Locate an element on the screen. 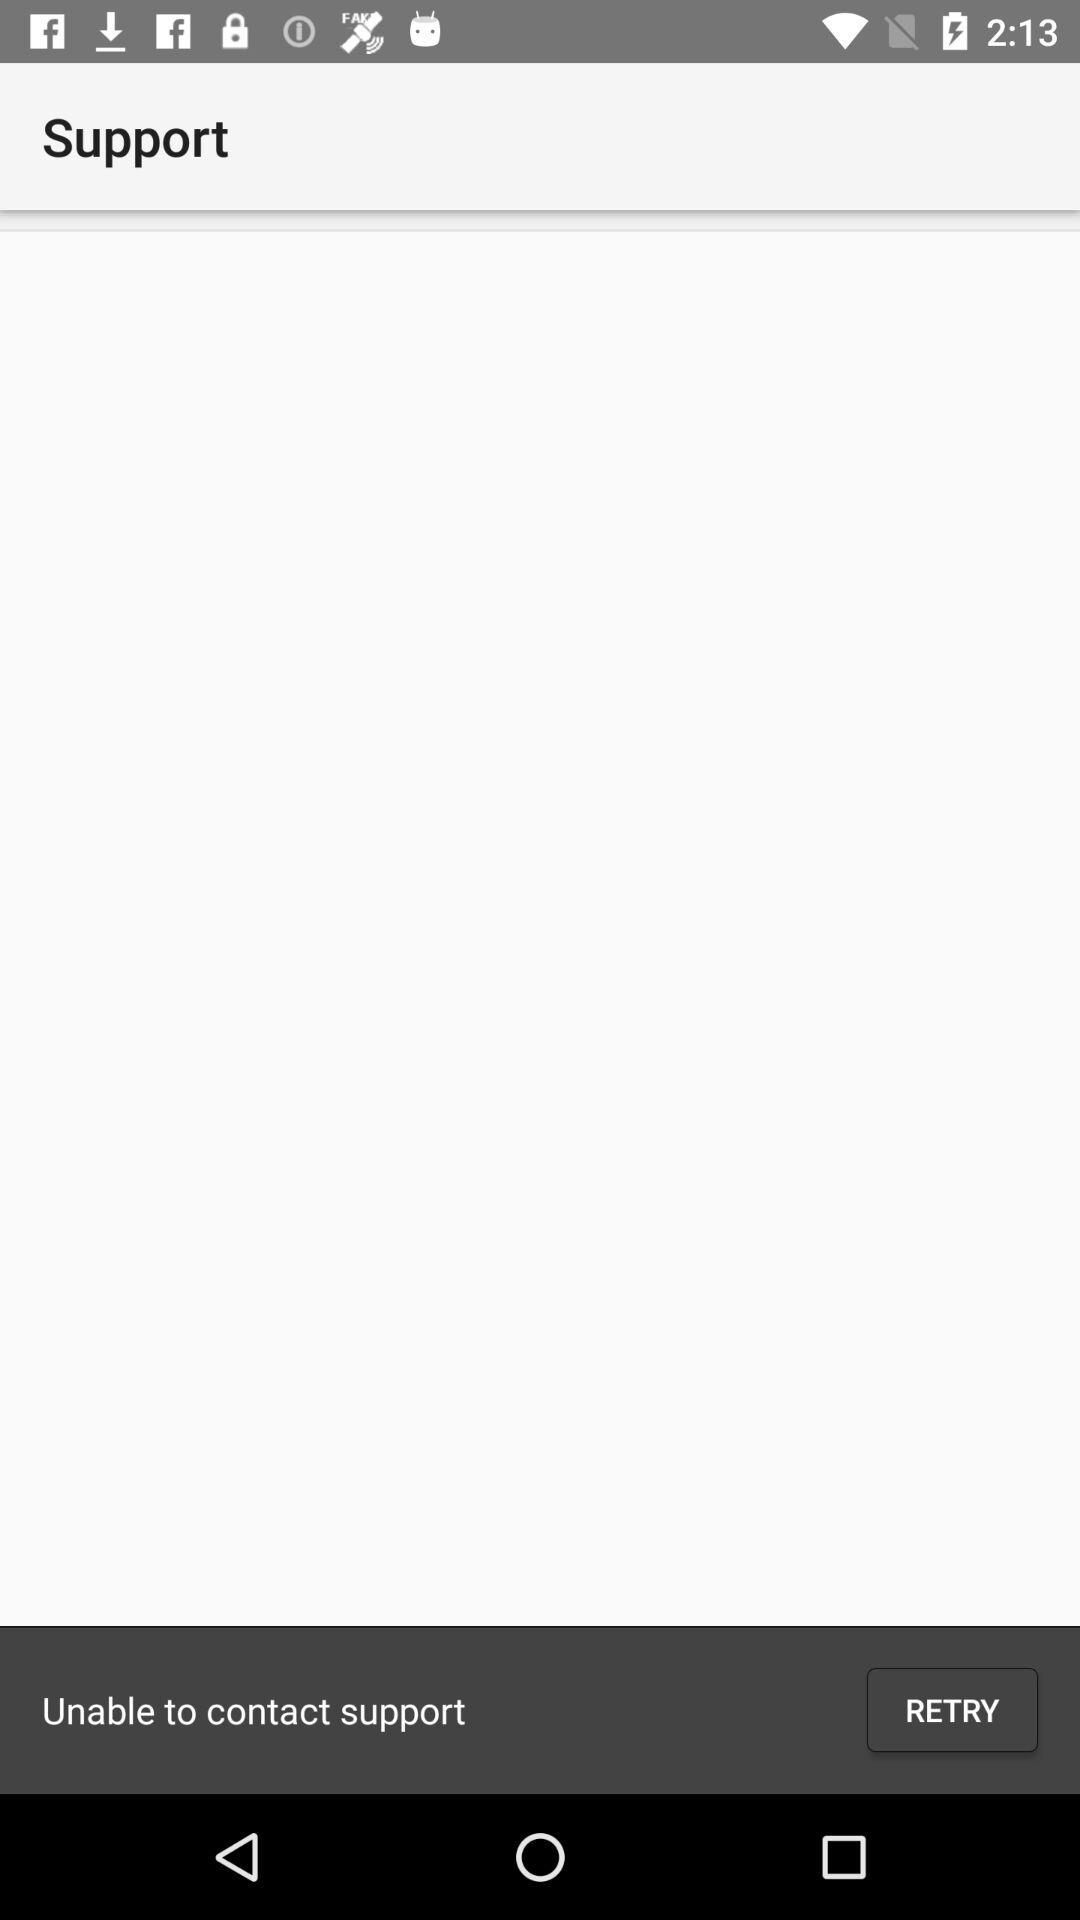  the retry is located at coordinates (951, 1708).